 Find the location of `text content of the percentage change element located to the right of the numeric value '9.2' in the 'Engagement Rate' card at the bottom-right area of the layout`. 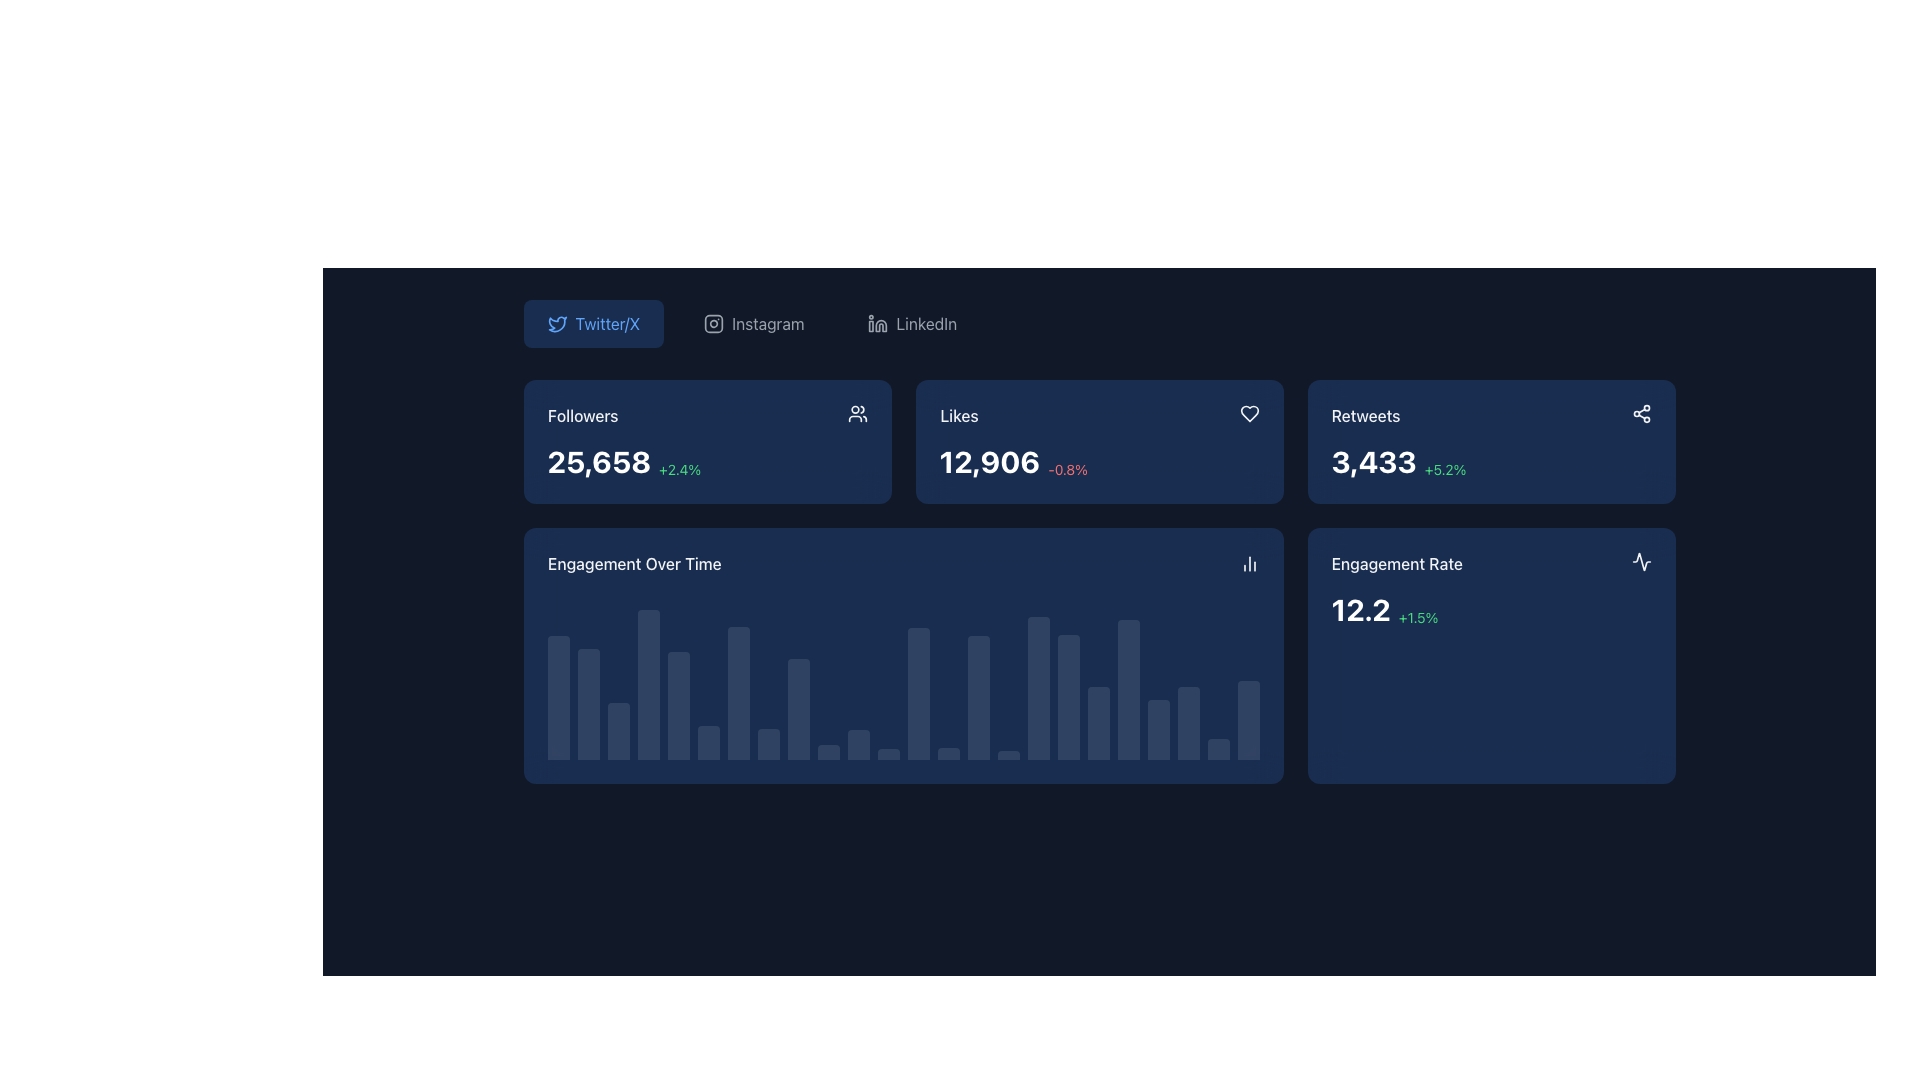

text content of the percentage change element located to the right of the numeric value '9.2' in the 'Engagement Rate' card at the bottom-right area of the layout is located at coordinates (1403, 616).